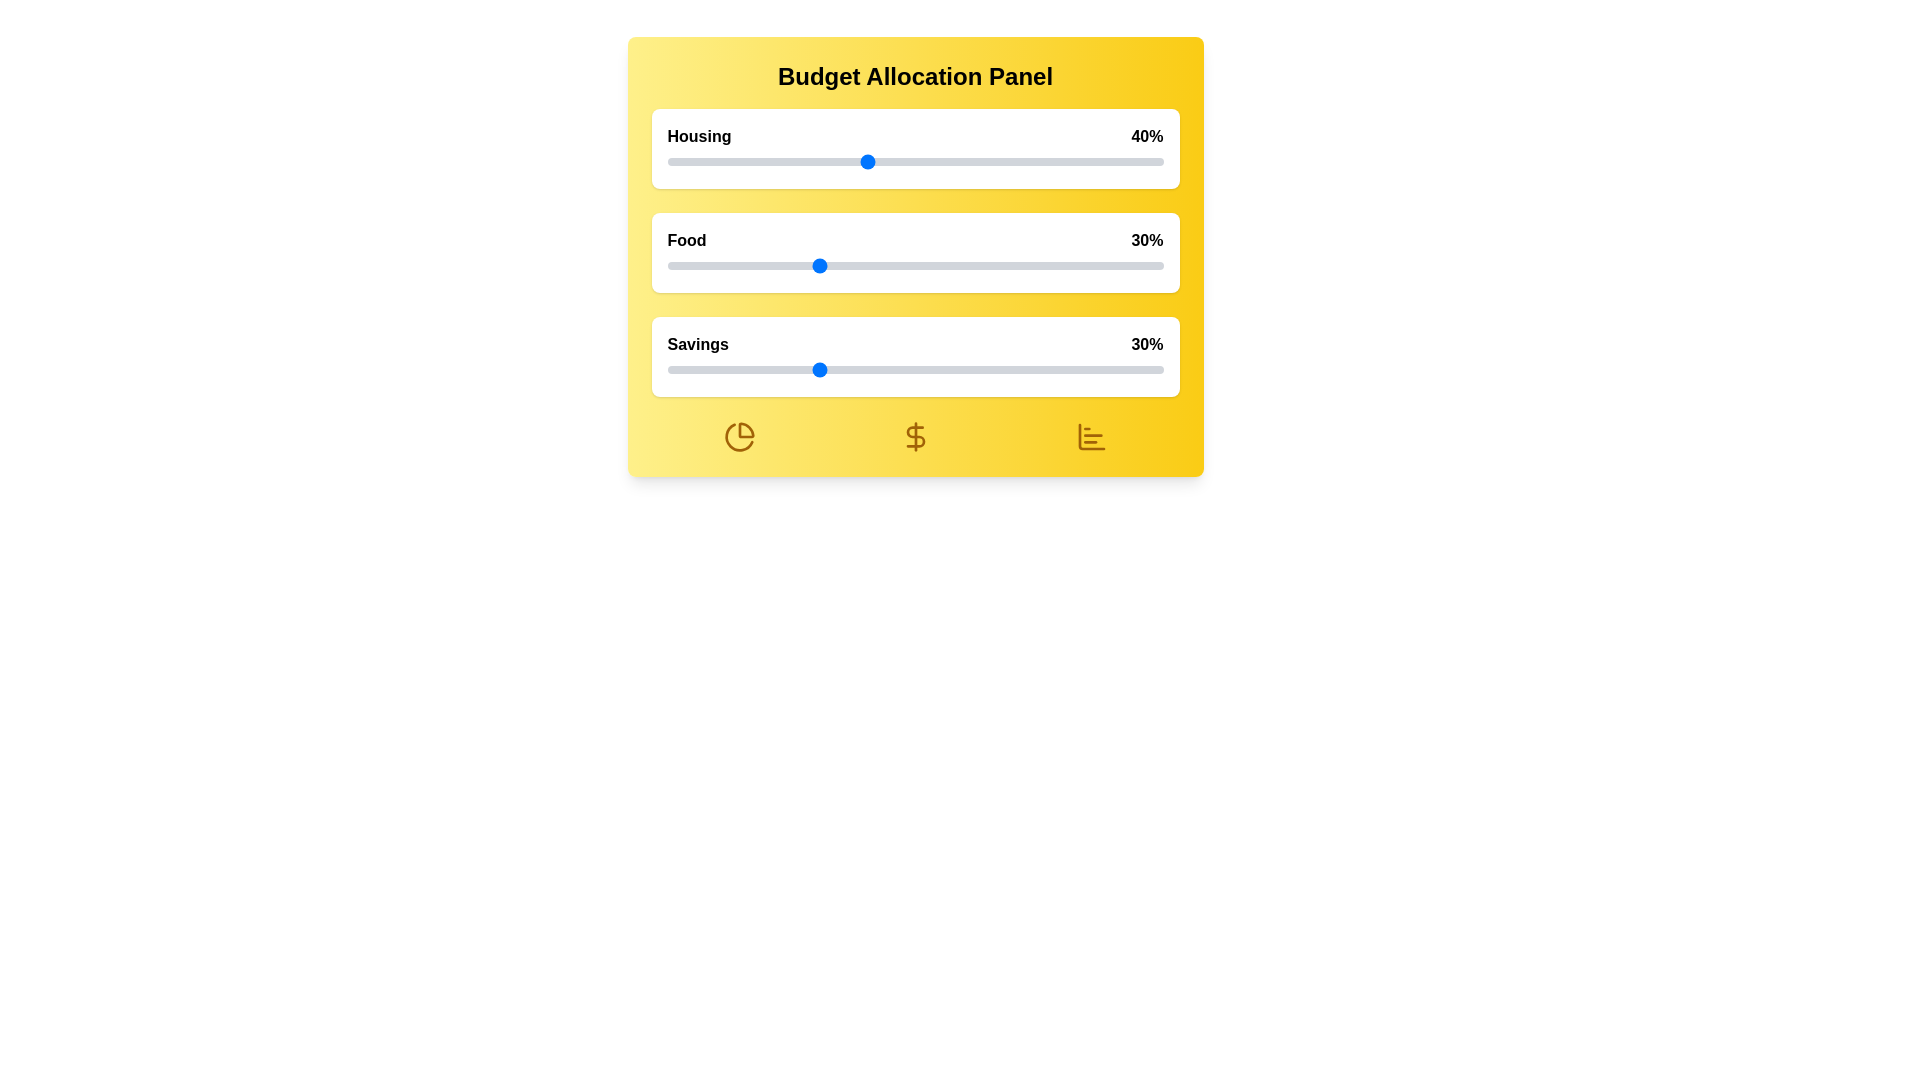 This screenshot has width=1920, height=1080. Describe the element at coordinates (899, 370) in the screenshot. I see `the slider` at that location.